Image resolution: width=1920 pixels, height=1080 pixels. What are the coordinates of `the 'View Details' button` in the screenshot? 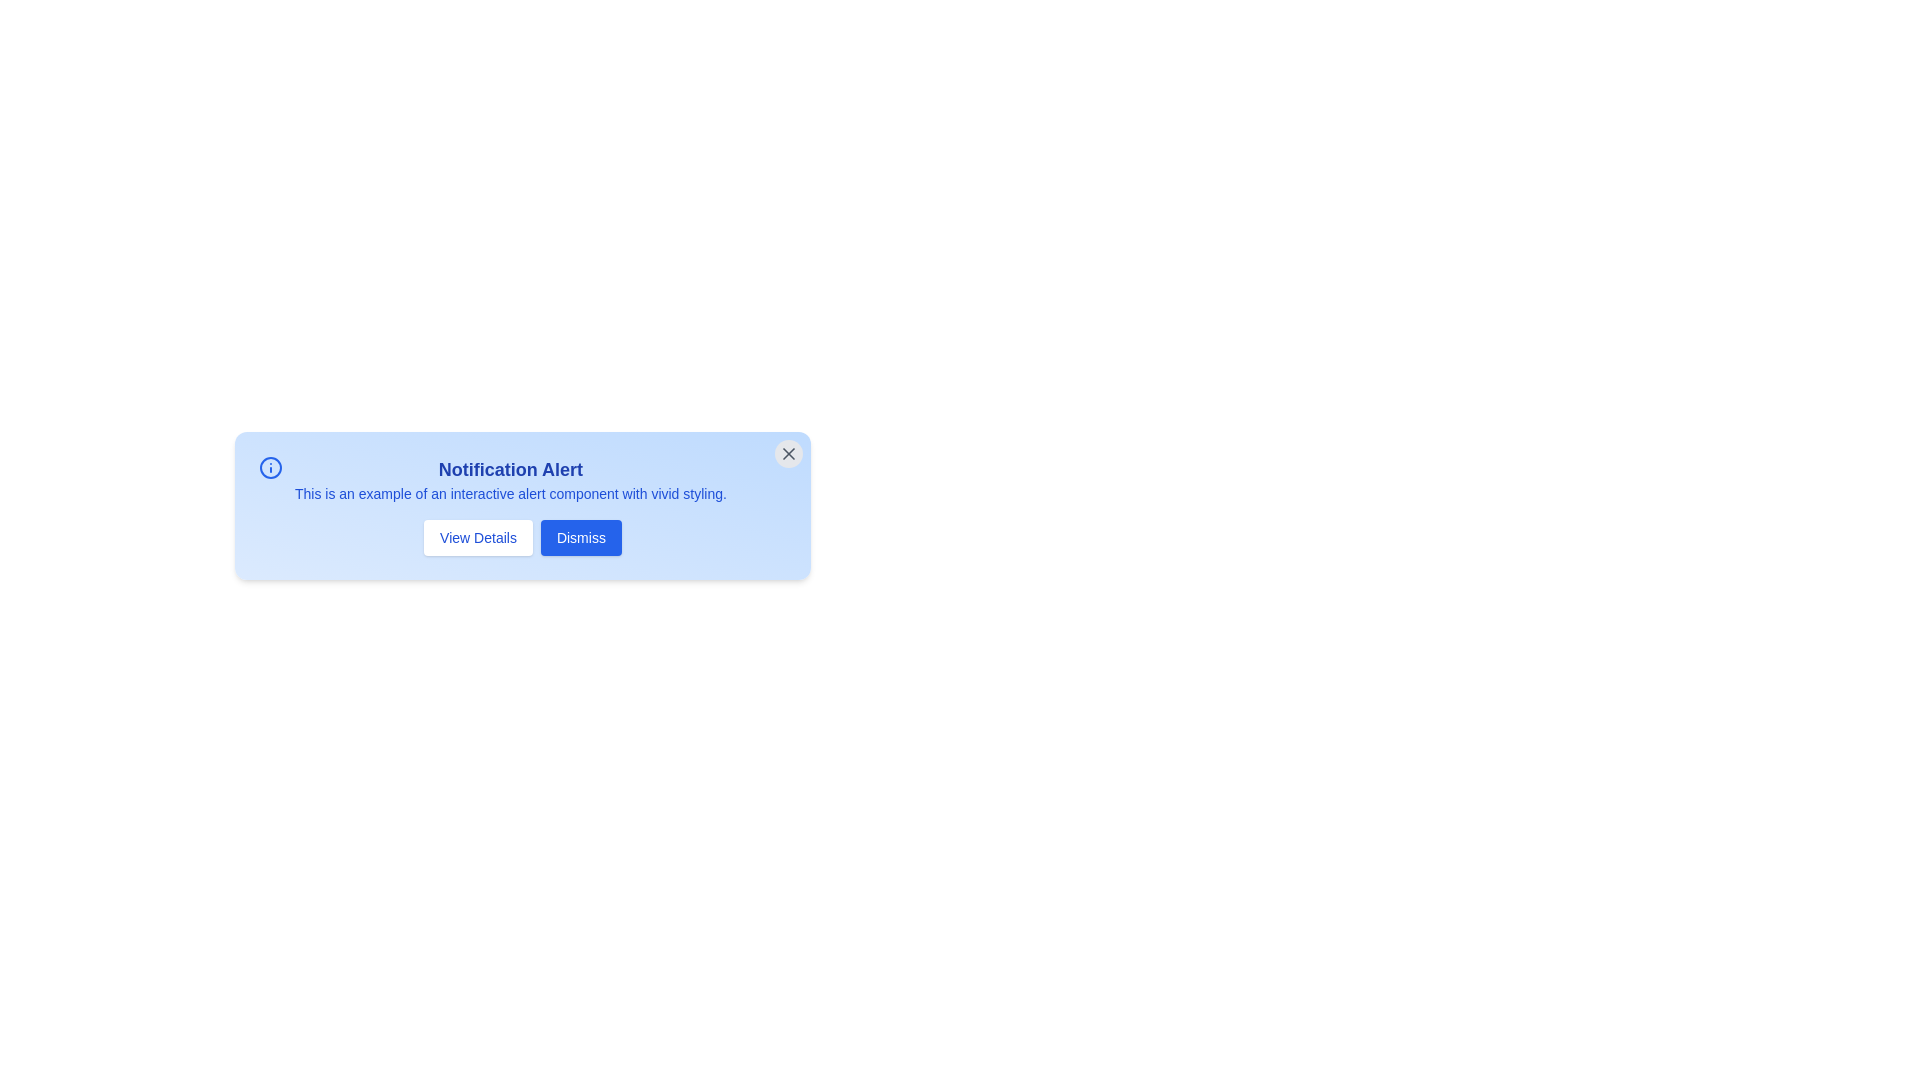 It's located at (477, 536).